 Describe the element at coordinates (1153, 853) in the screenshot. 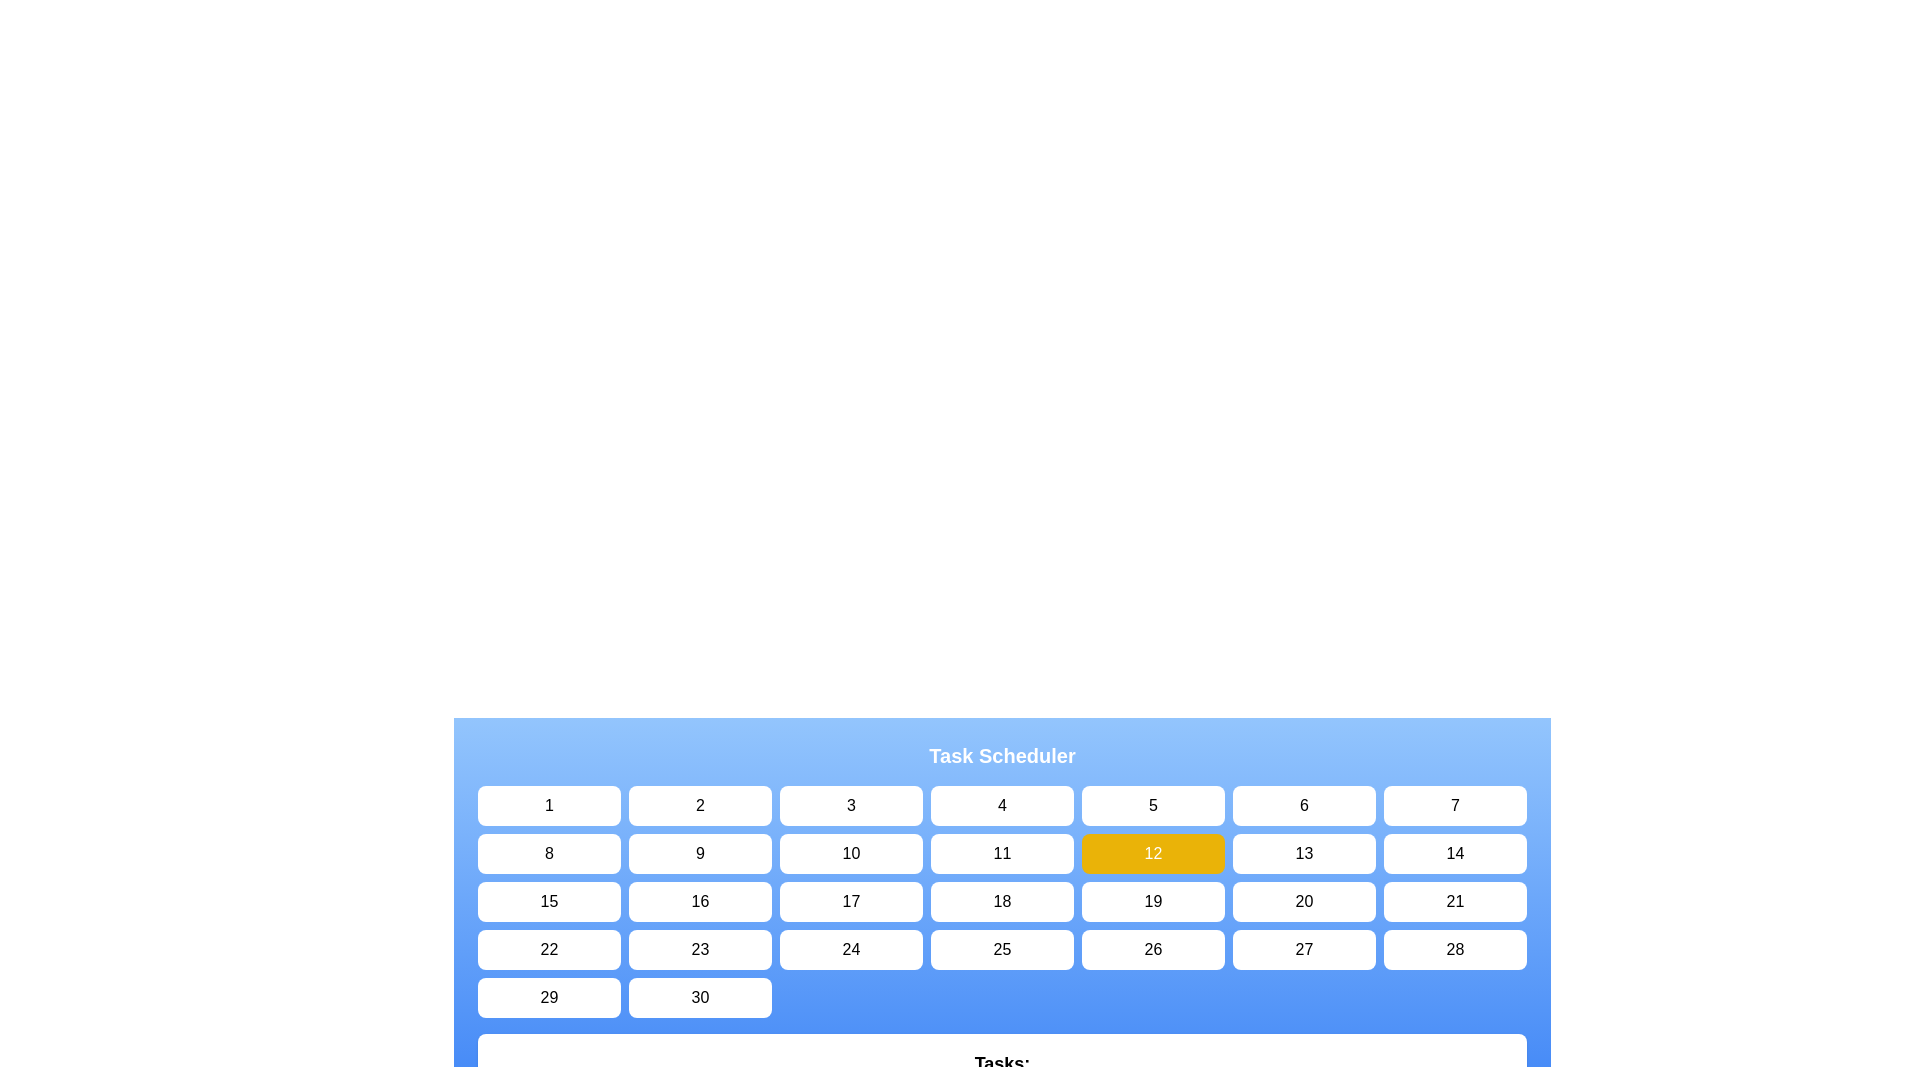

I see `the button representing the number '12' in the 'Task Scheduler' section, which is the sixth element in the second row of the grid` at that location.